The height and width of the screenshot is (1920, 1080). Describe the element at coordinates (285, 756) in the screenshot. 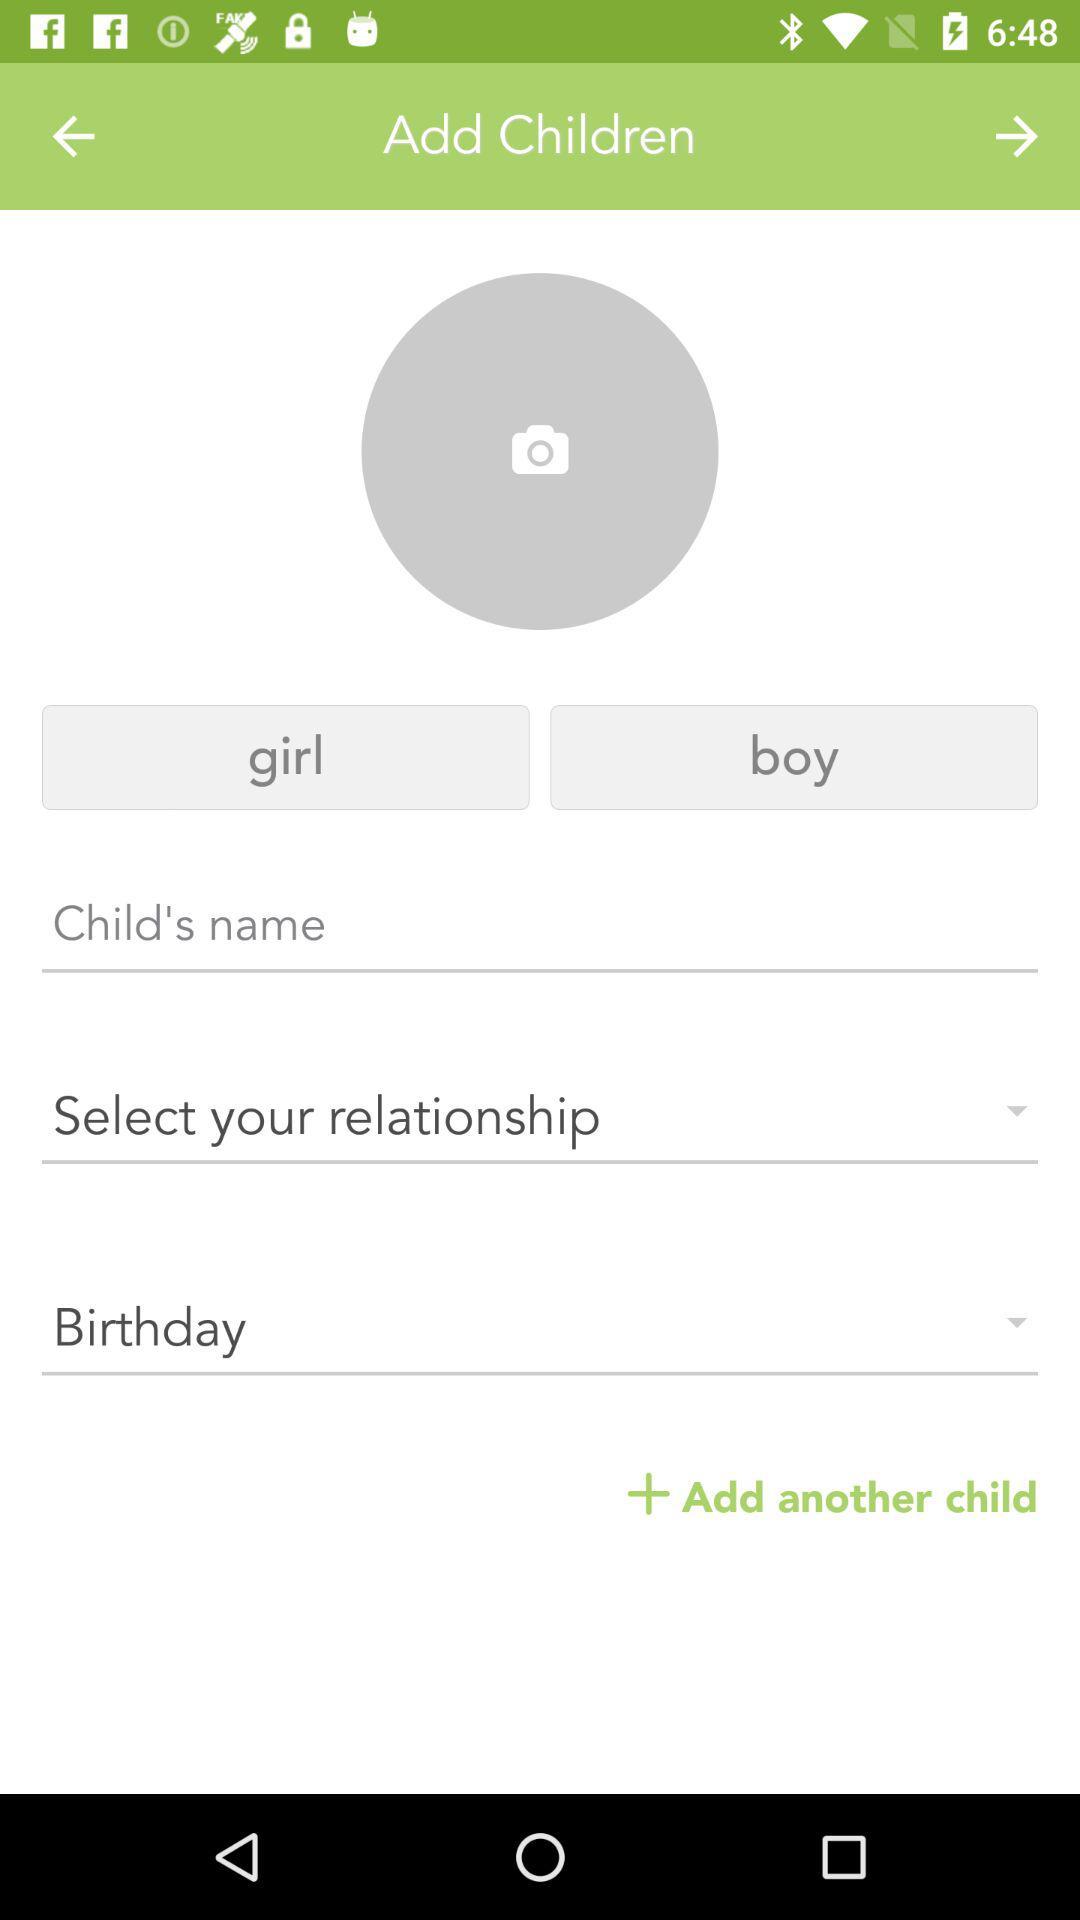

I see `the girl icon` at that location.